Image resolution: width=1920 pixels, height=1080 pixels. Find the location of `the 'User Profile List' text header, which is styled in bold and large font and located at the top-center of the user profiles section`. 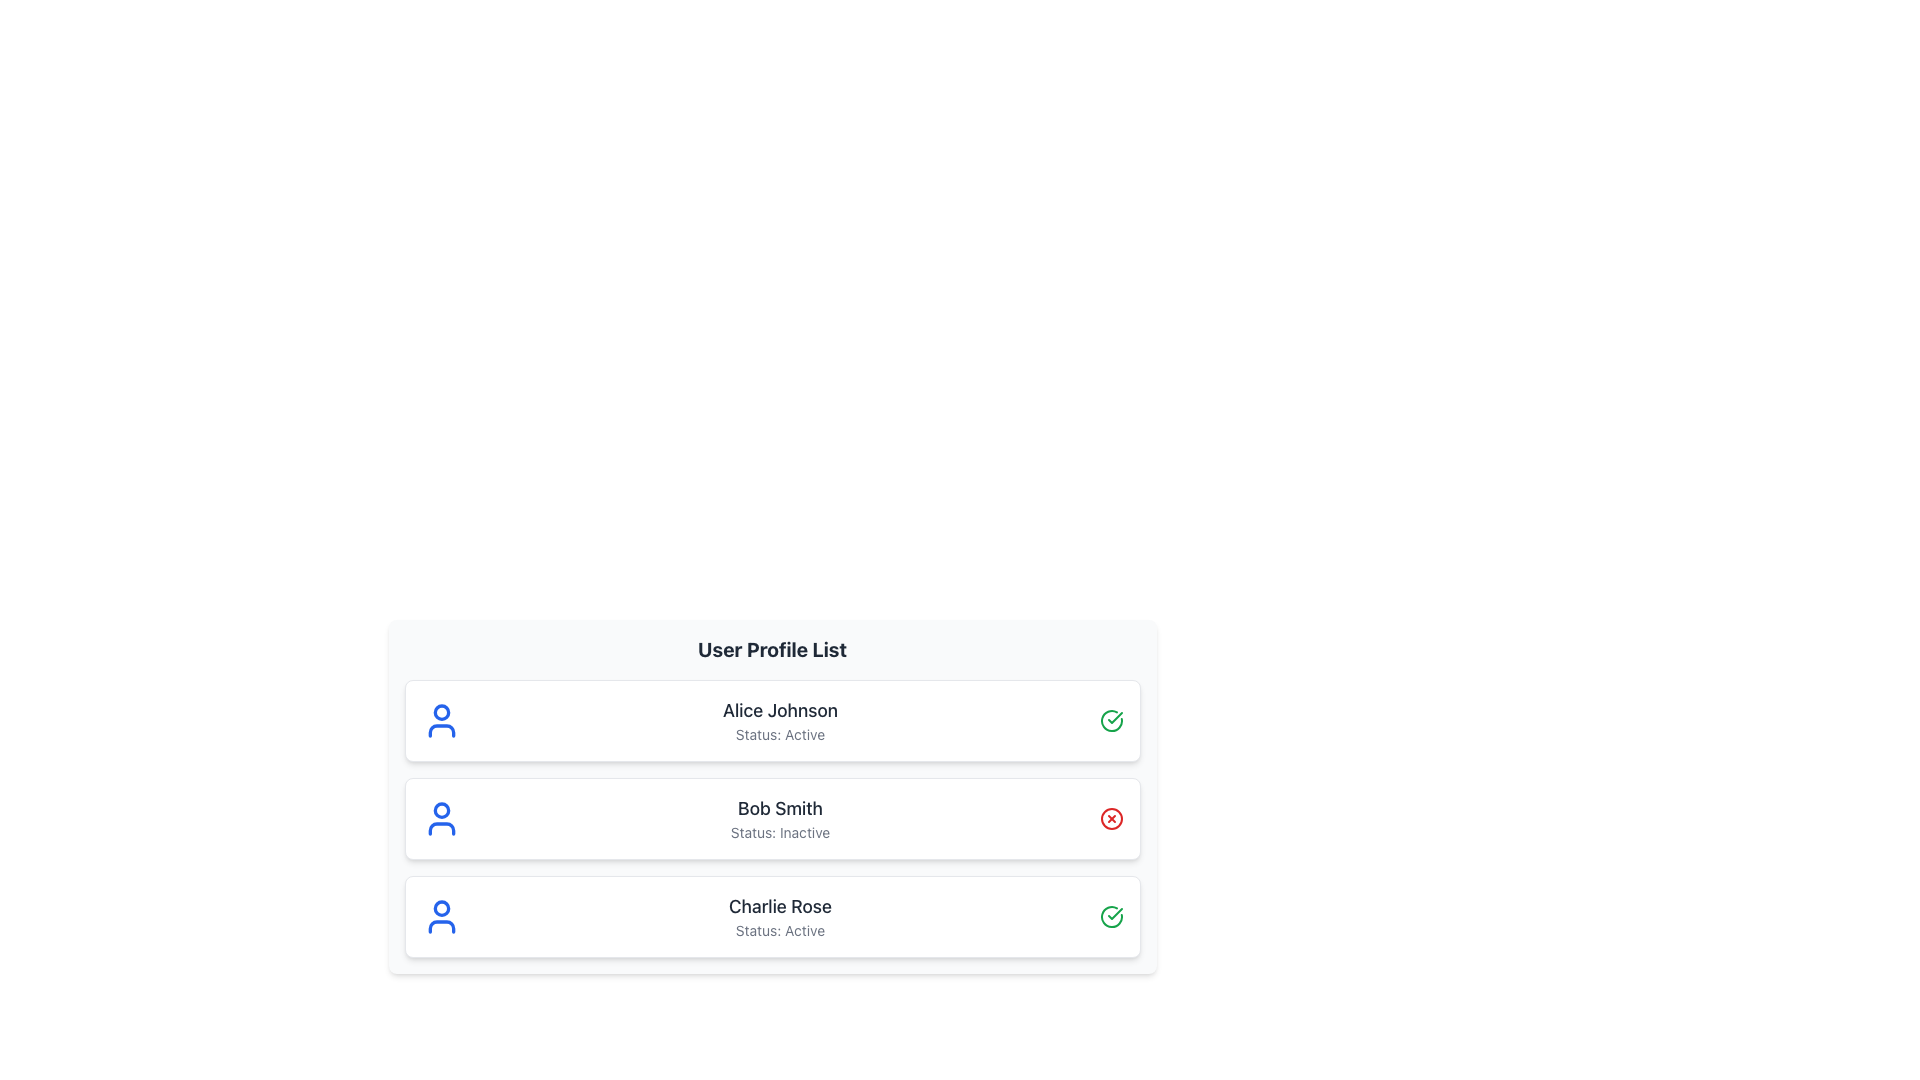

the 'User Profile List' text header, which is styled in bold and large font and located at the top-center of the user profiles section is located at coordinates (771, 650).